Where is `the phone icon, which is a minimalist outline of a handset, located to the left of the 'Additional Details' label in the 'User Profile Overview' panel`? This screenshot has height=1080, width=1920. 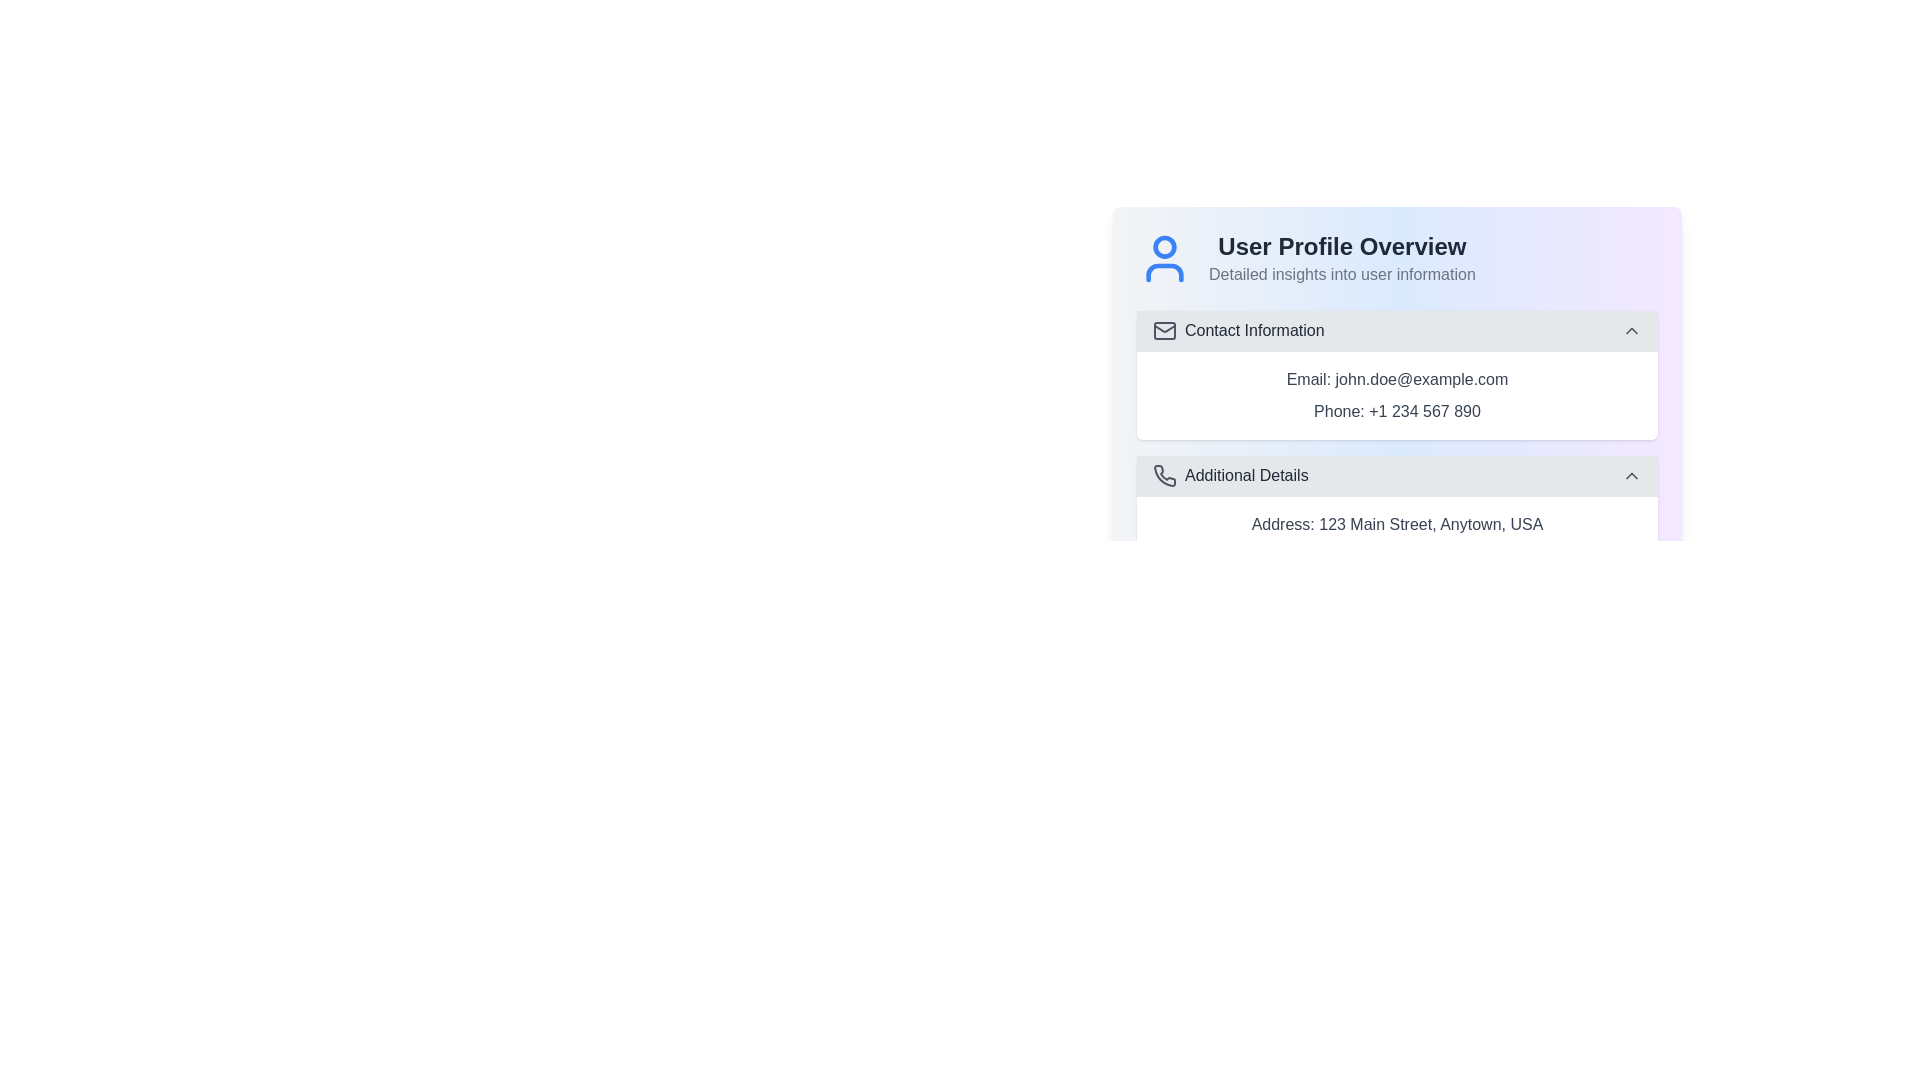 the phone icon, which is a minimalist outline of a handset, located to the left of the 'Additional Details' label in the 'User Profile Overview' panel is located at coordinates (1165, 475).